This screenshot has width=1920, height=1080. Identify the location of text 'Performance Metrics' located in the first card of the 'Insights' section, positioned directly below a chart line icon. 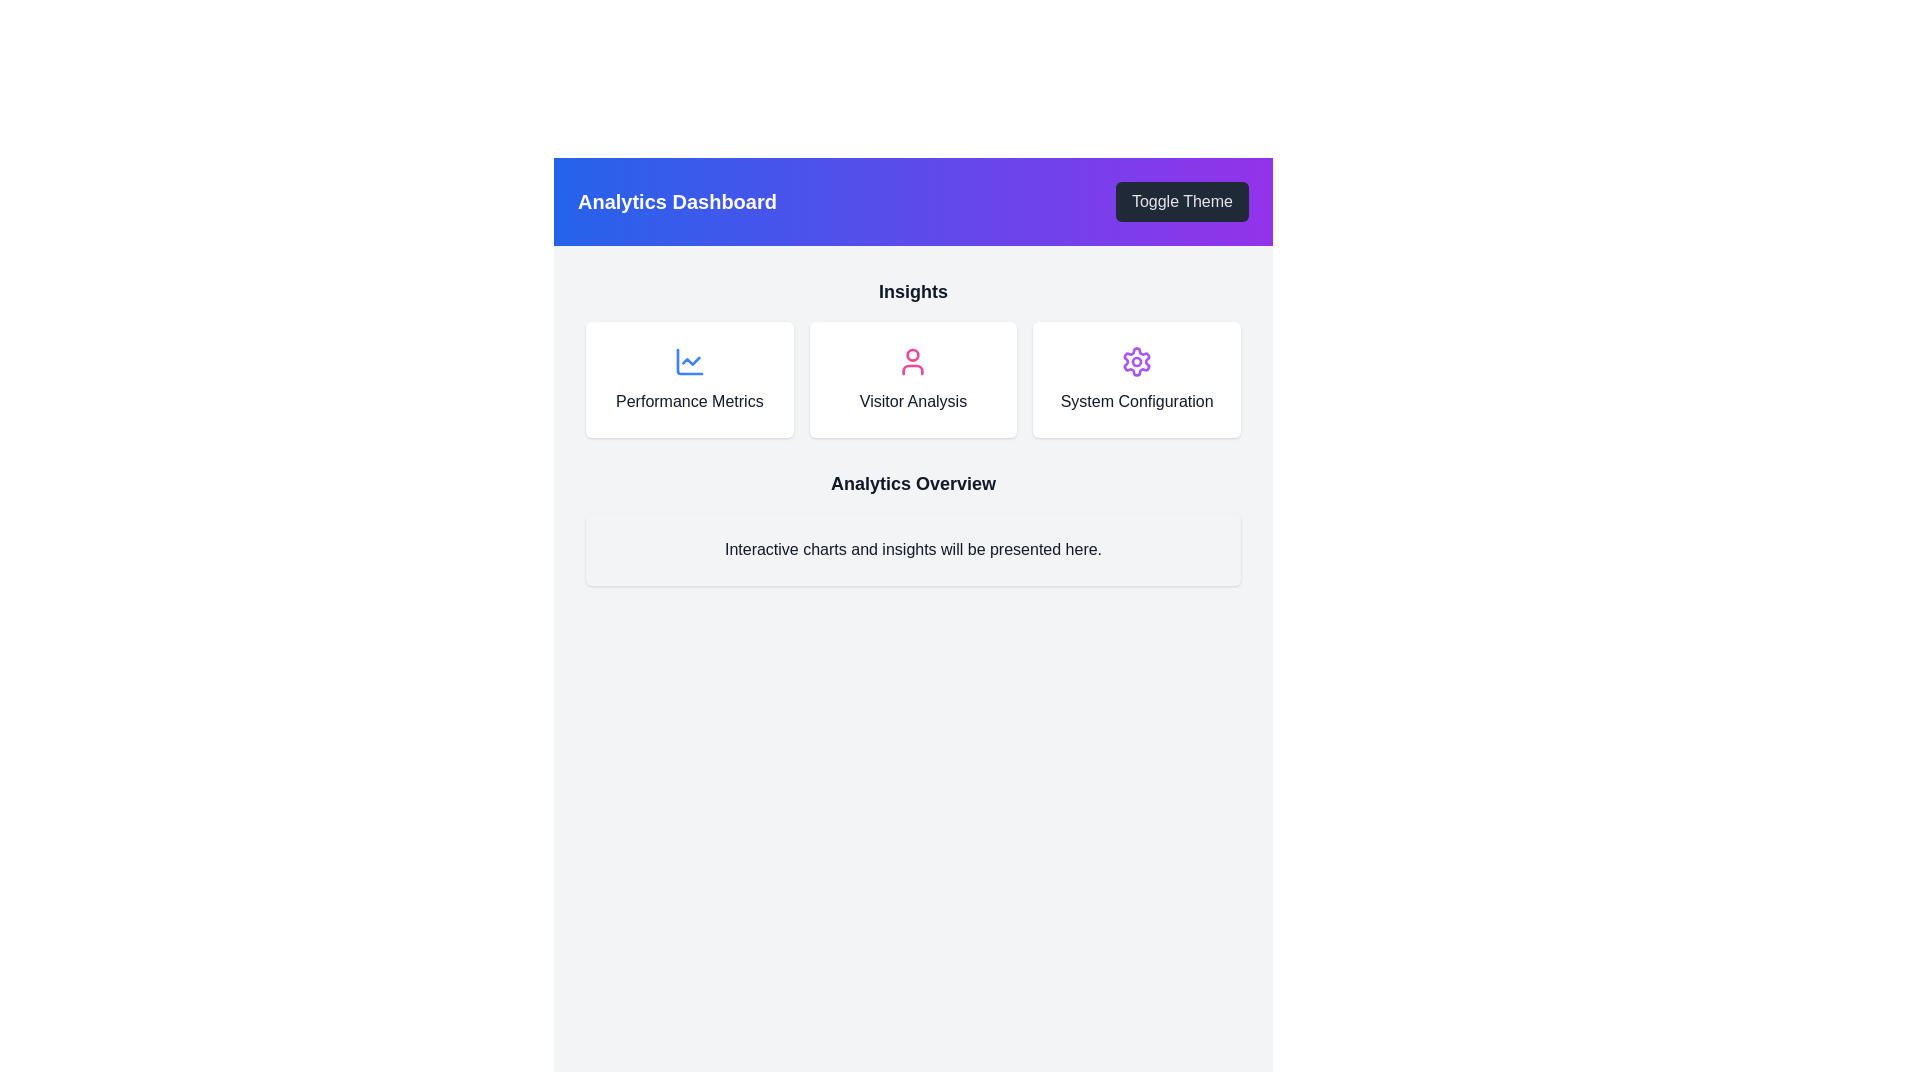
(689, 401).